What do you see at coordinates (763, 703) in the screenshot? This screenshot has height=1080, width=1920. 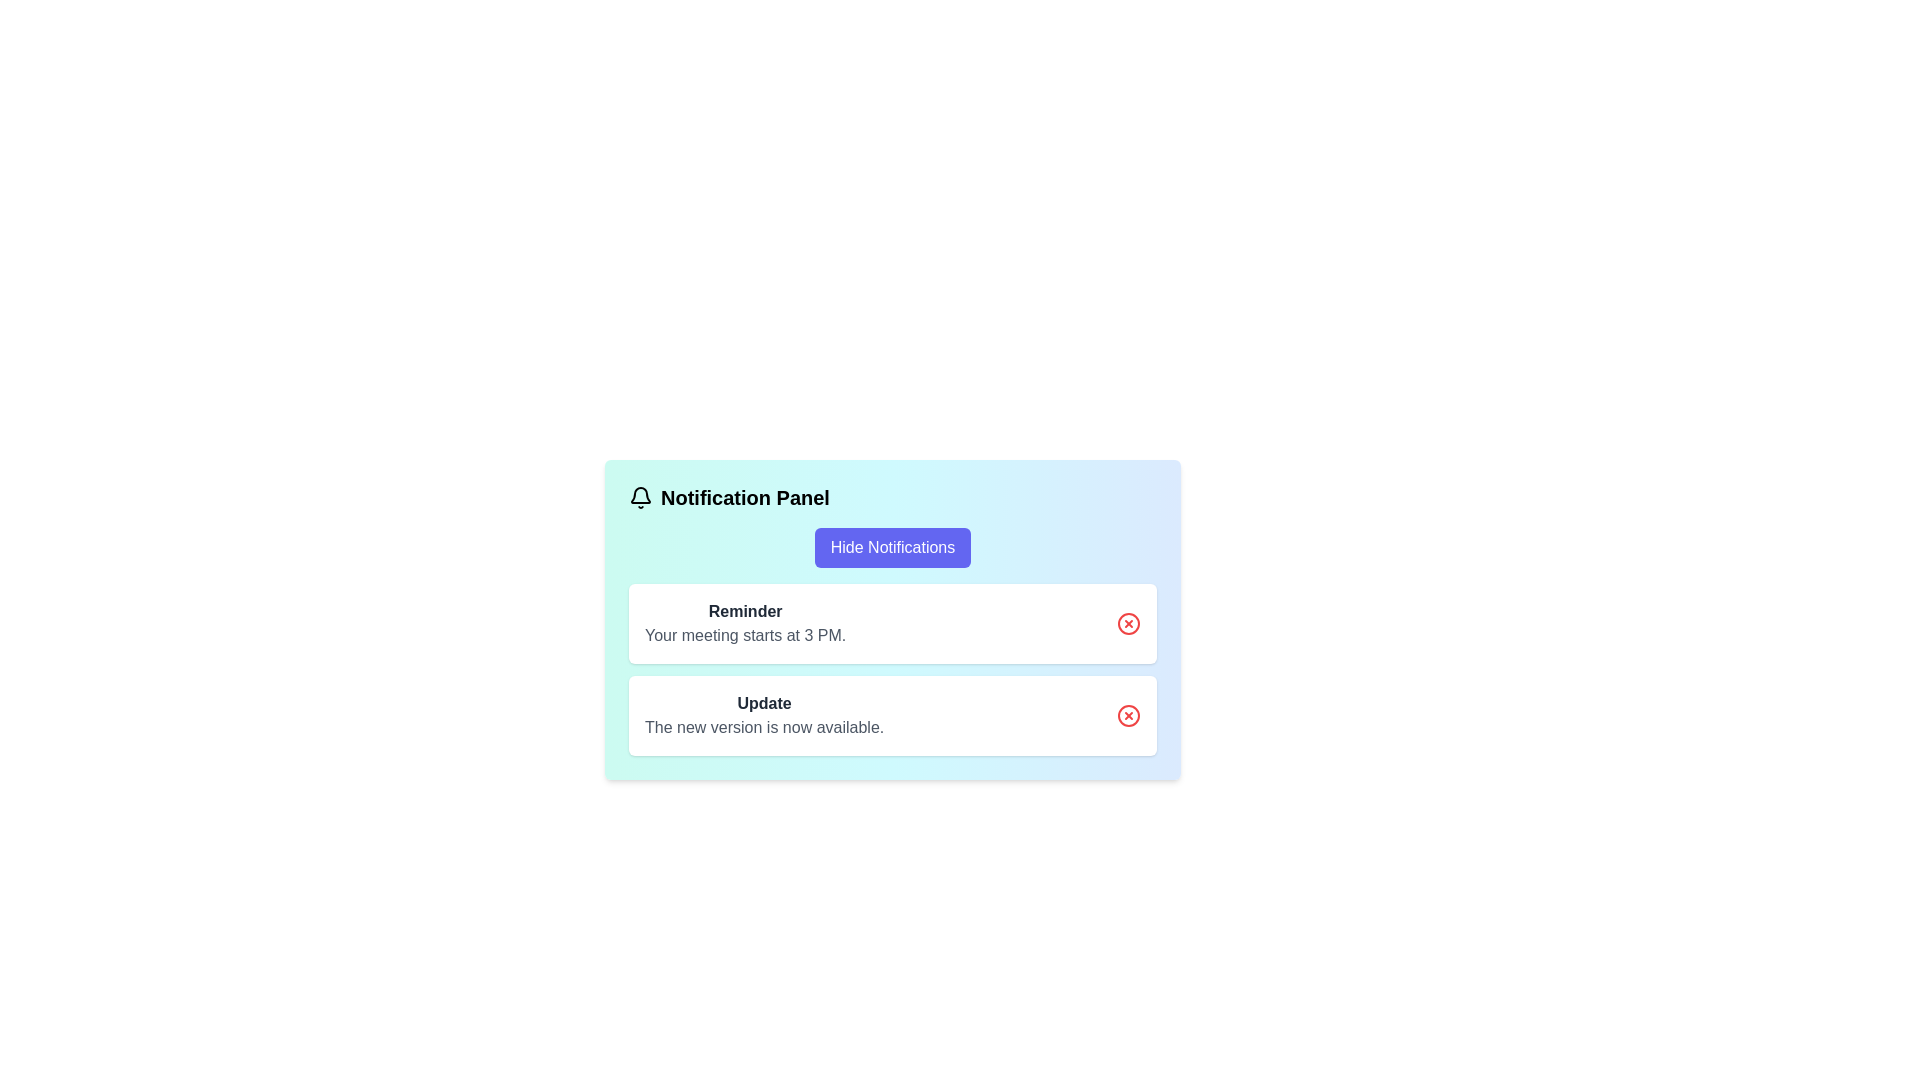 I see `the Text label that serves as a title or heading for a notification message located in the second notification section below the 'Reminder' notification` at bounding box center [763, 703].